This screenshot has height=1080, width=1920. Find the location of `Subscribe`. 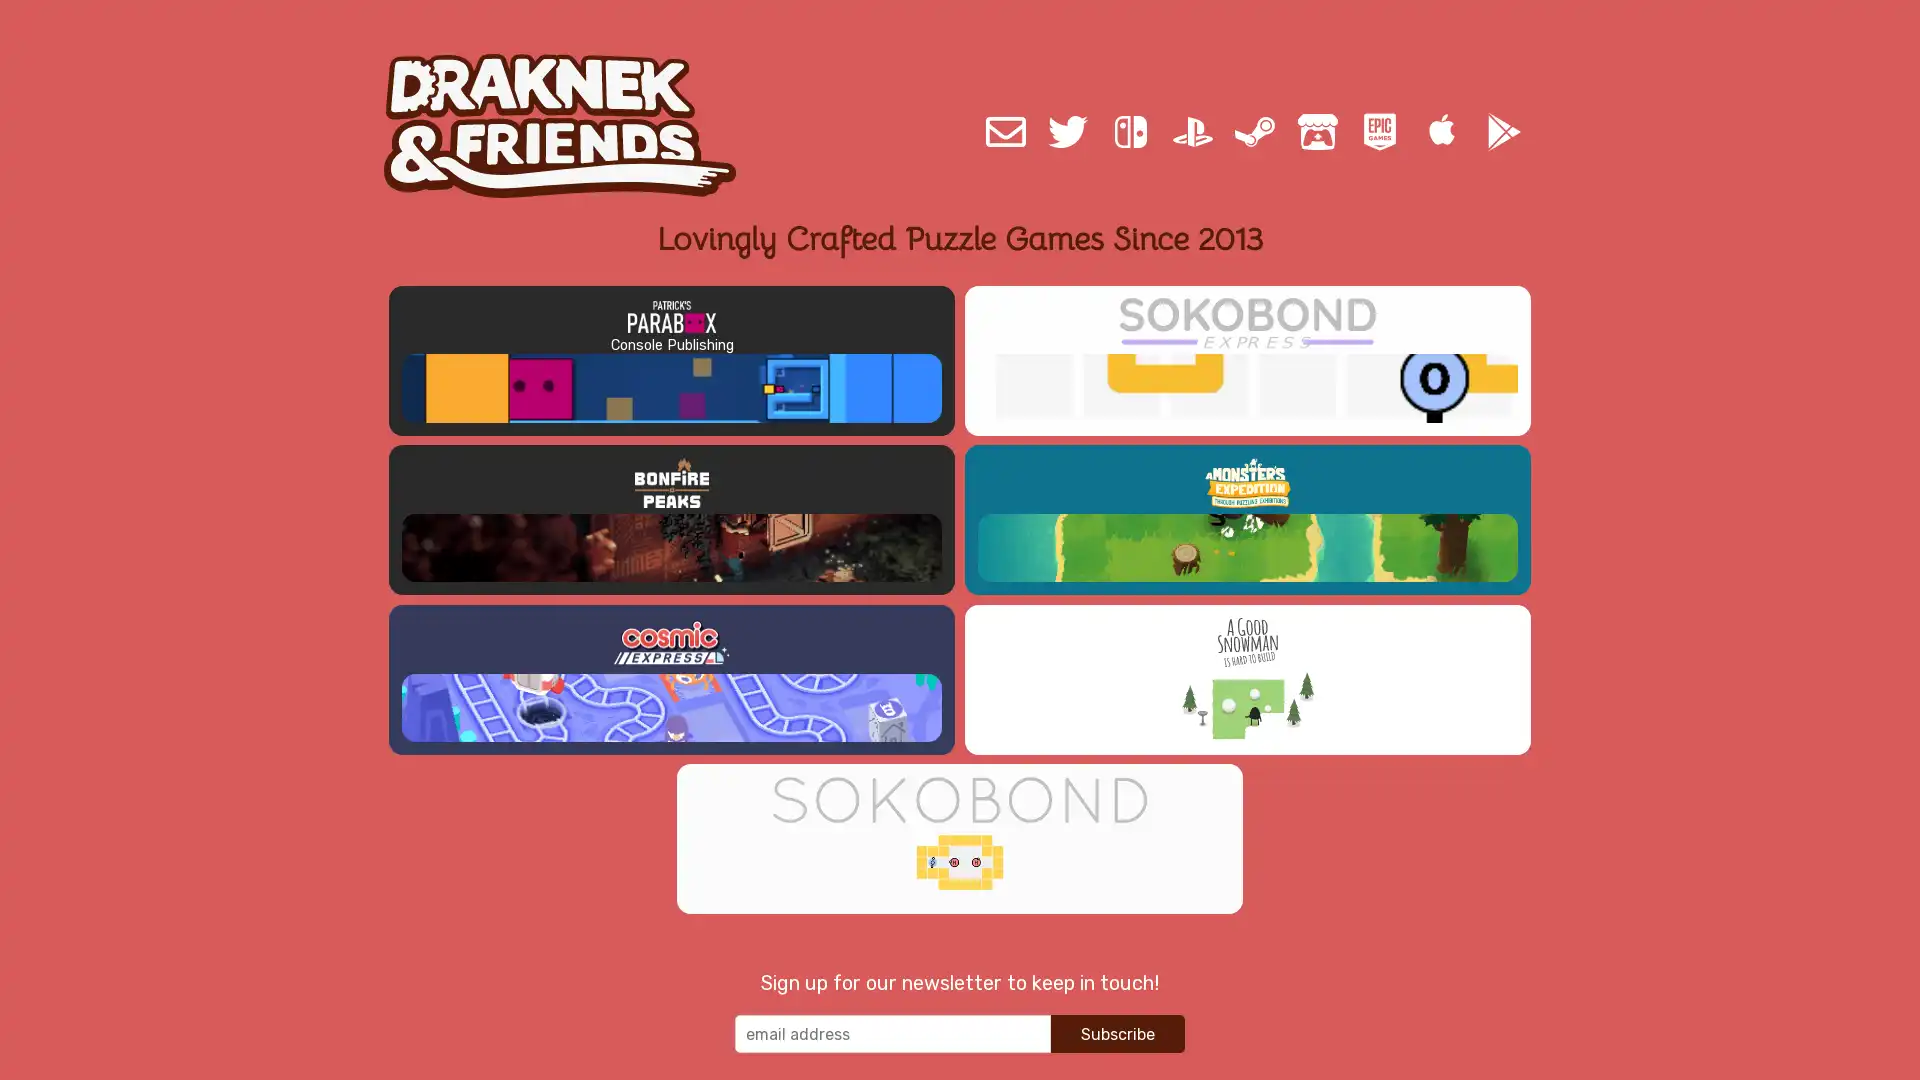

Subscribe is located at coordinates (1117, 966).